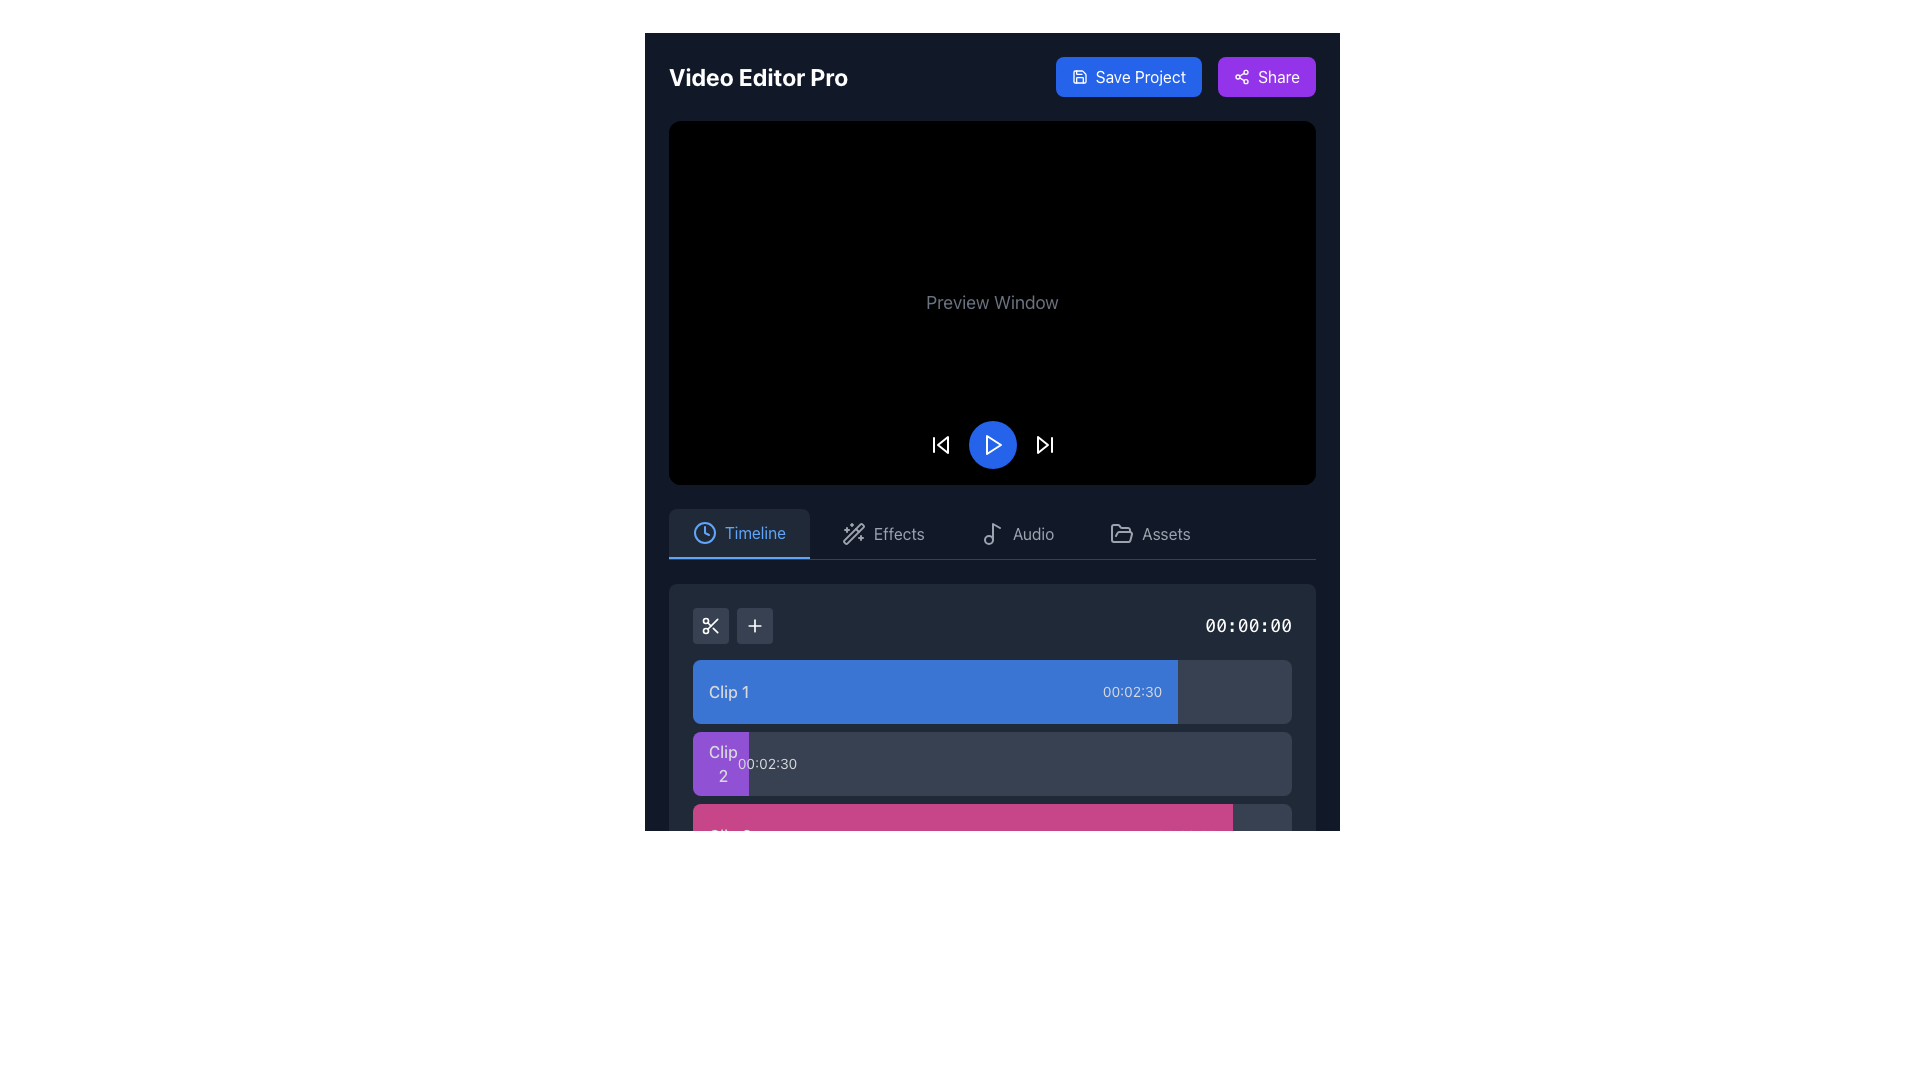 Image resolution: width=1920 pixels, height=1080 pixels. What do you see at coordinates (1043, 443) in the screenshot?
I see `the 'skip forward' button, which is styled with a forward triangle and vertical bar, located in the bottom center of the application interface within the media control bar` at bounding box center [1043, 443].